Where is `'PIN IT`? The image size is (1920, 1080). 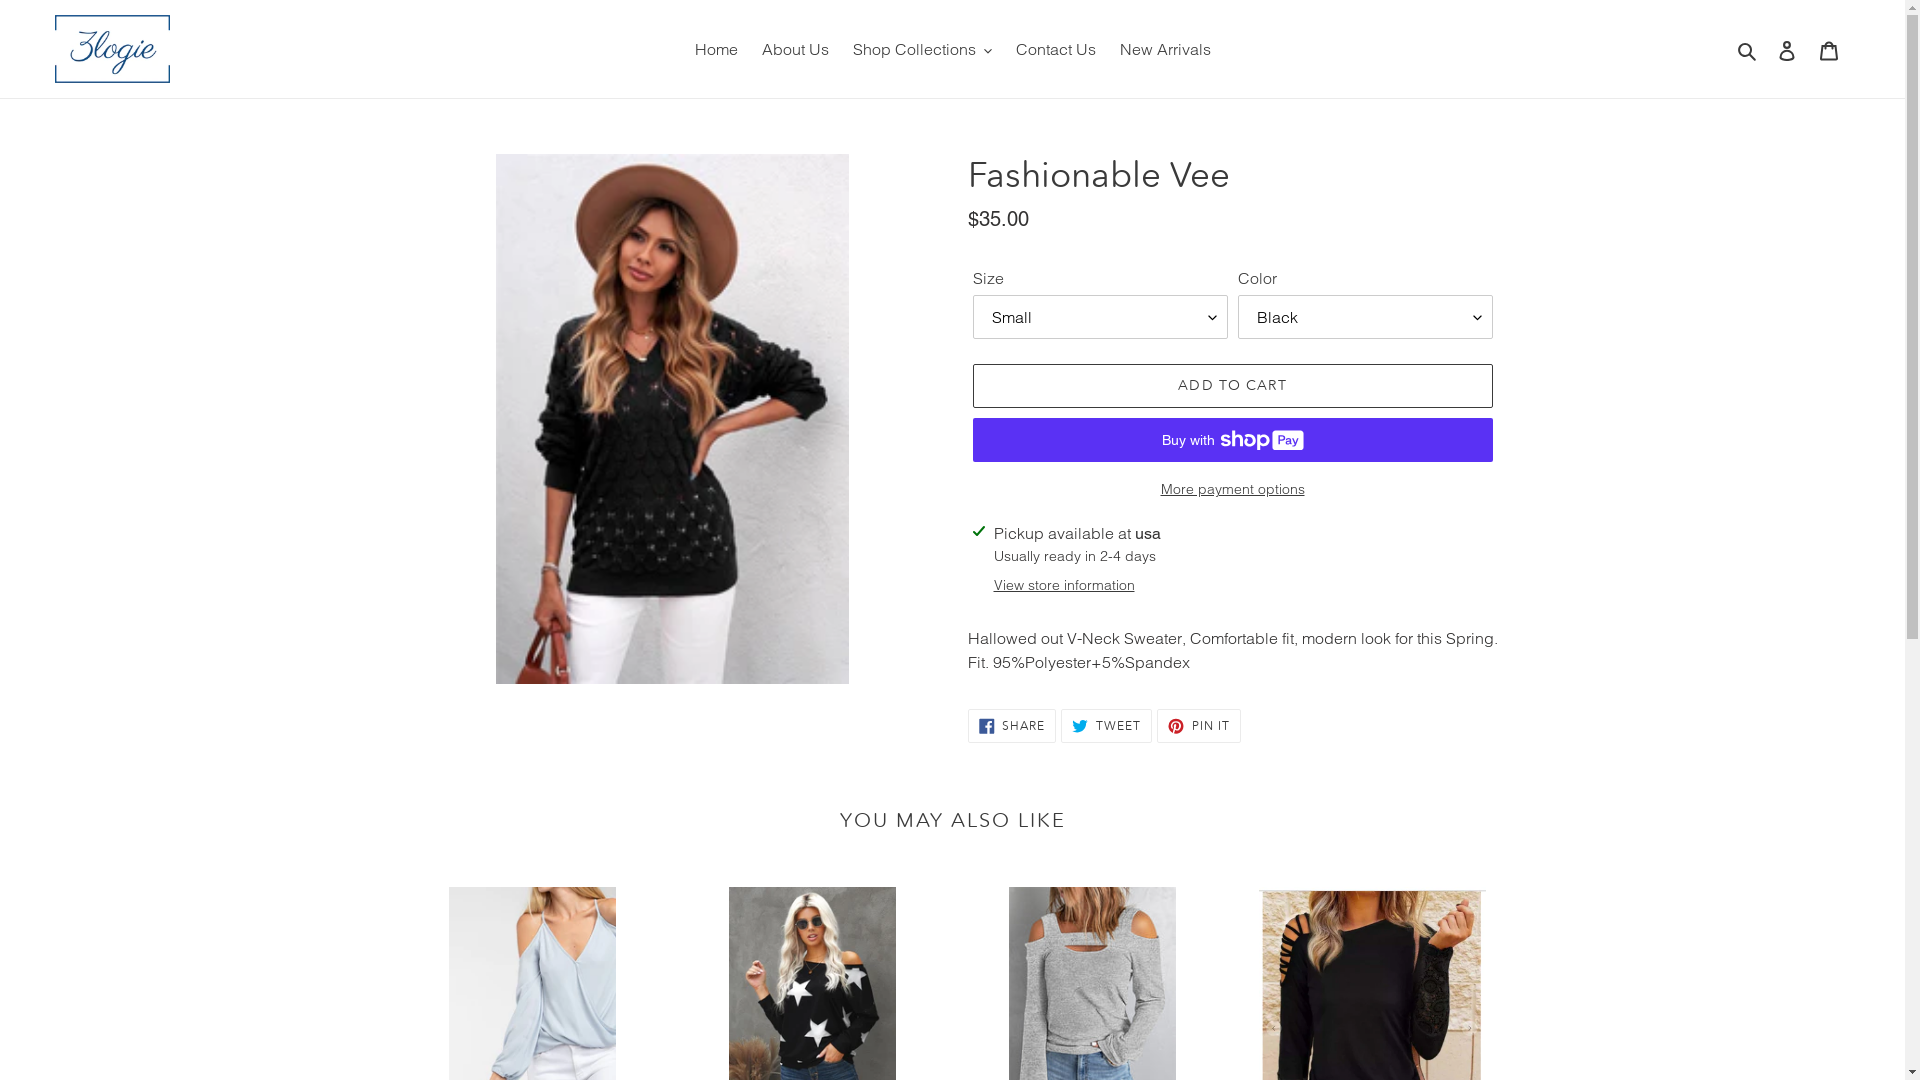 'PIN IT is located at coordinates (1156, 725).